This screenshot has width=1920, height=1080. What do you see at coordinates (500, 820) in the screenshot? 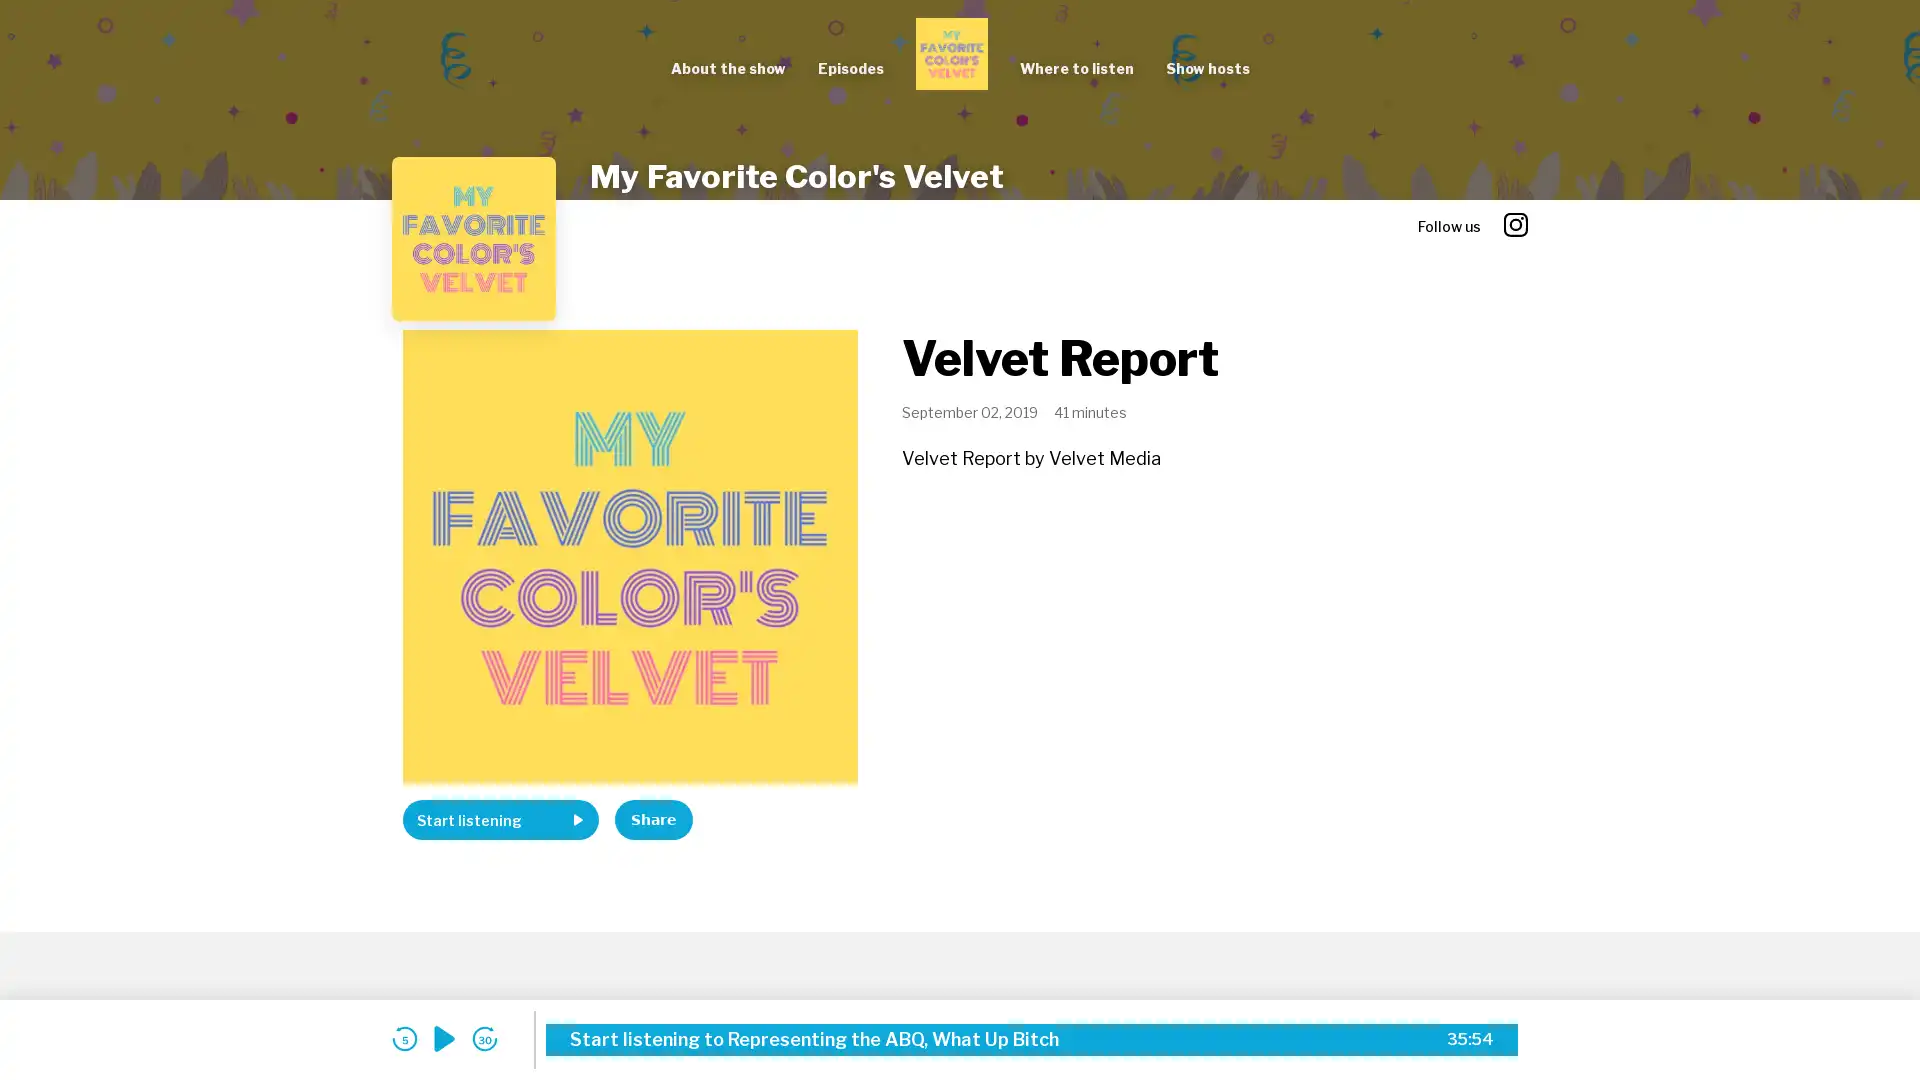
I see `Start listening` at bounding box center [500, 820].